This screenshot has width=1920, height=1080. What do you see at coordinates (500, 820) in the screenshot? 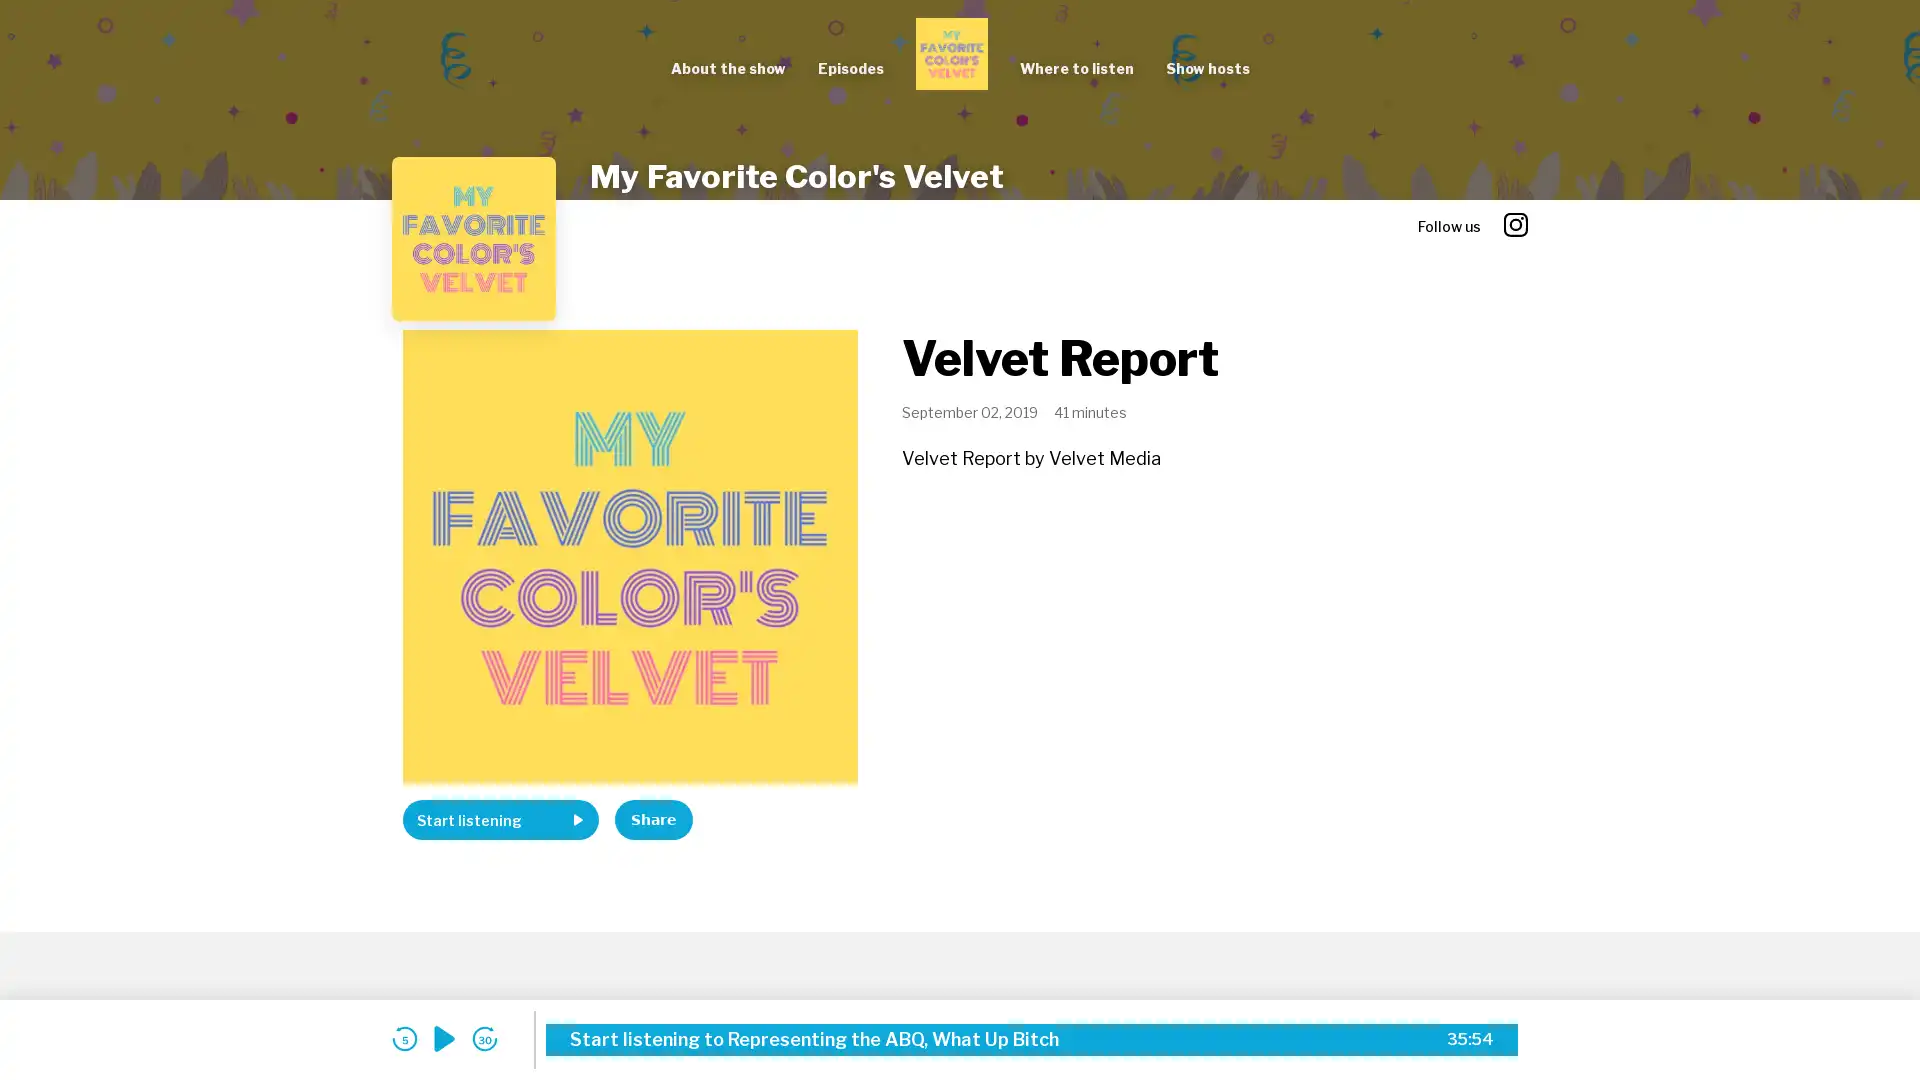
I see `Start listening` at bounding box center [500, 820].